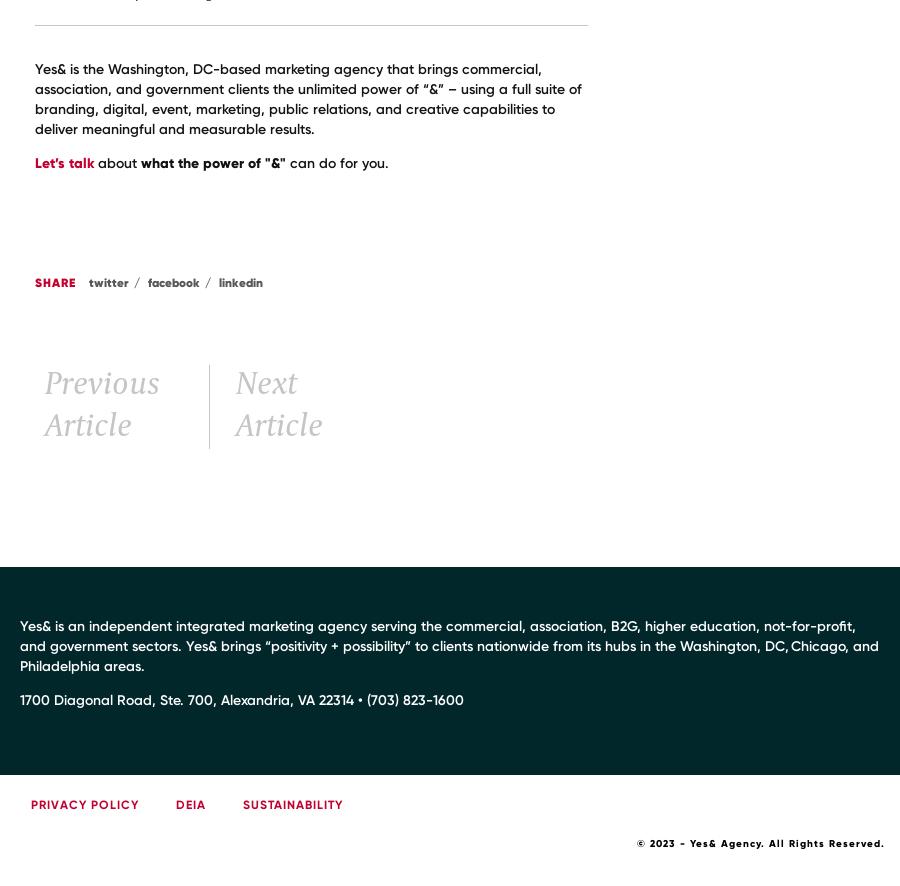 The image size is (900, 886). Describe the element at coordinates (117, 162) in the screenshot. I see `'about'` at that location.